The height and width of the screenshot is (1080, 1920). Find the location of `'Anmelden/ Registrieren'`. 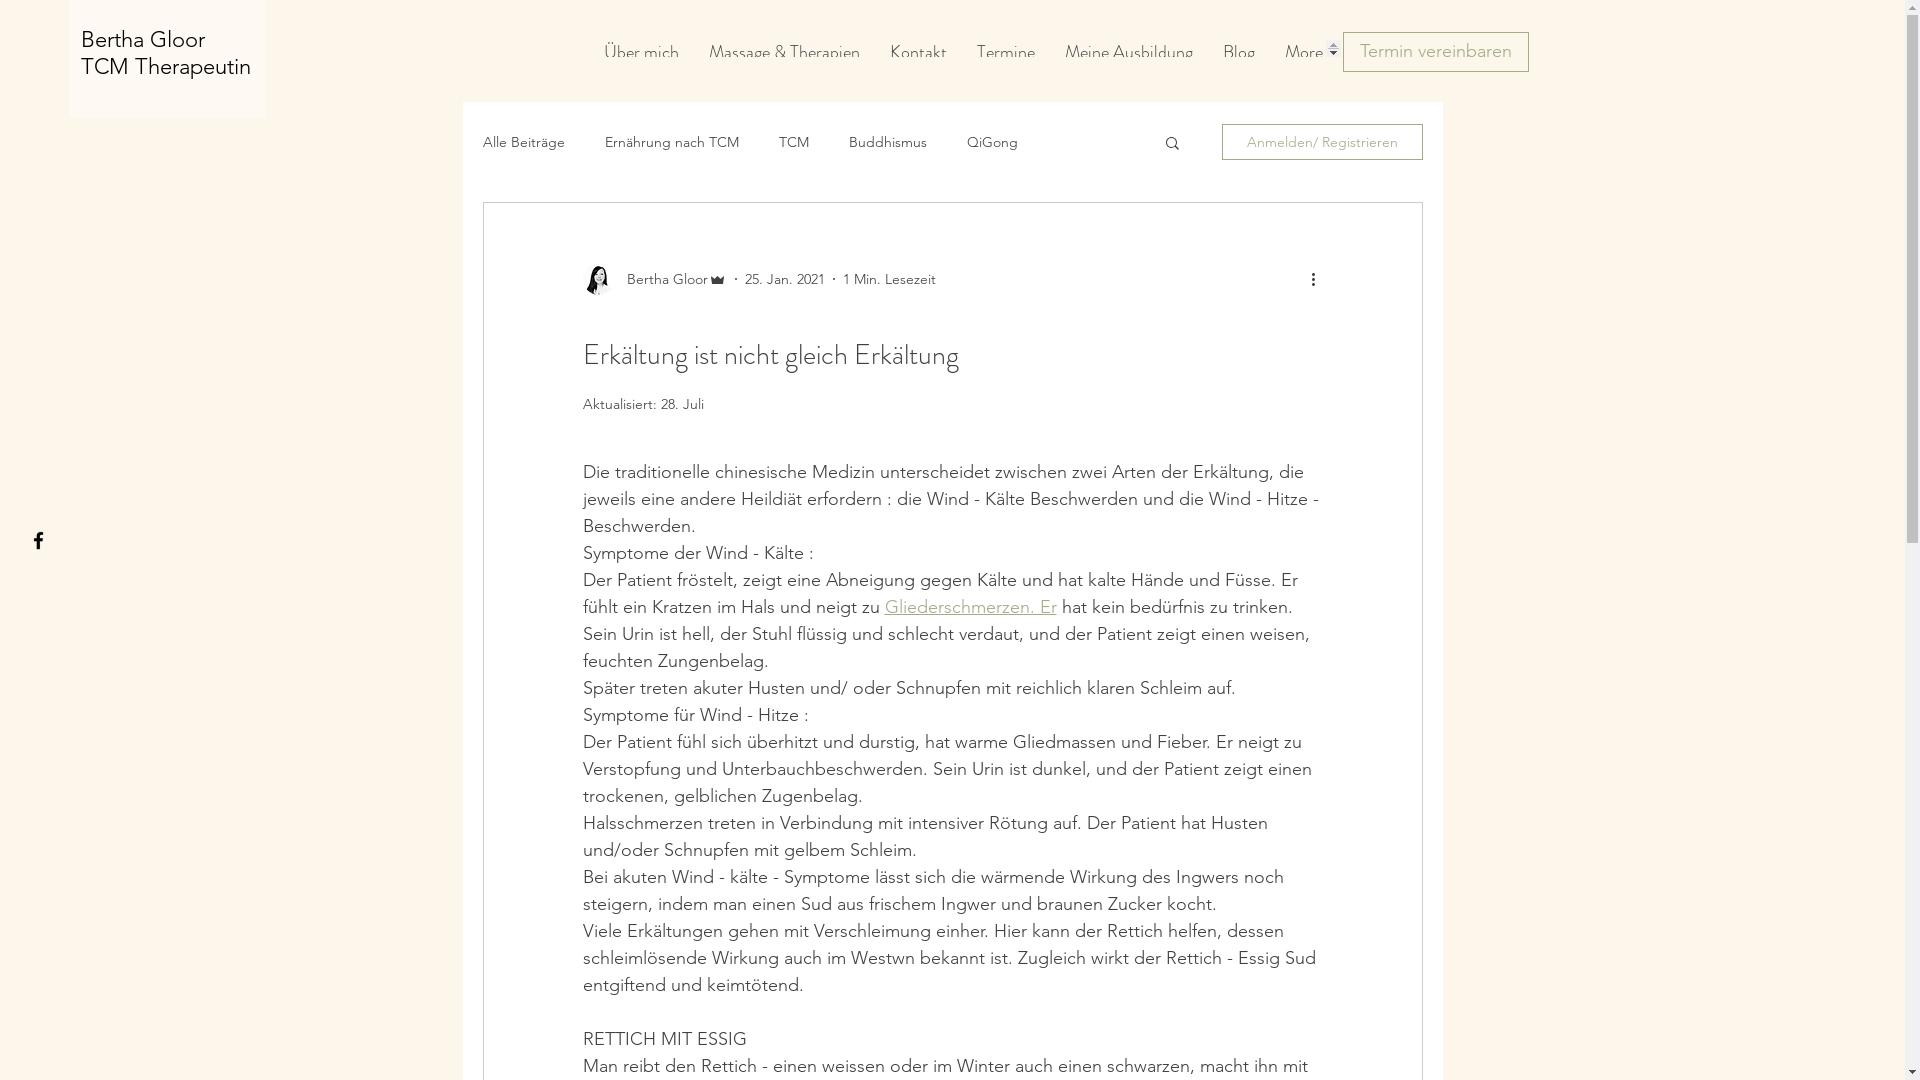

'Anmelden/ Registrieren' is located at coordinates (1322, 141).